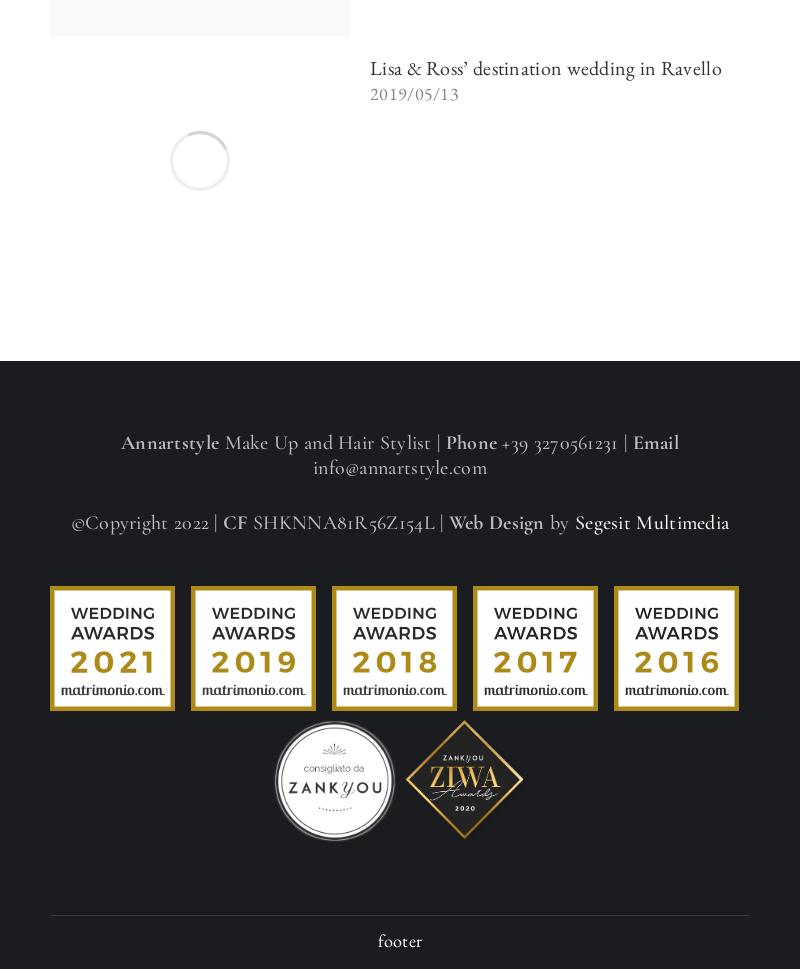 This screenshot has height=969, width=800. I want to click on 'Lisa & Ross’ destination wedding in Ravello', so click(545, 67).